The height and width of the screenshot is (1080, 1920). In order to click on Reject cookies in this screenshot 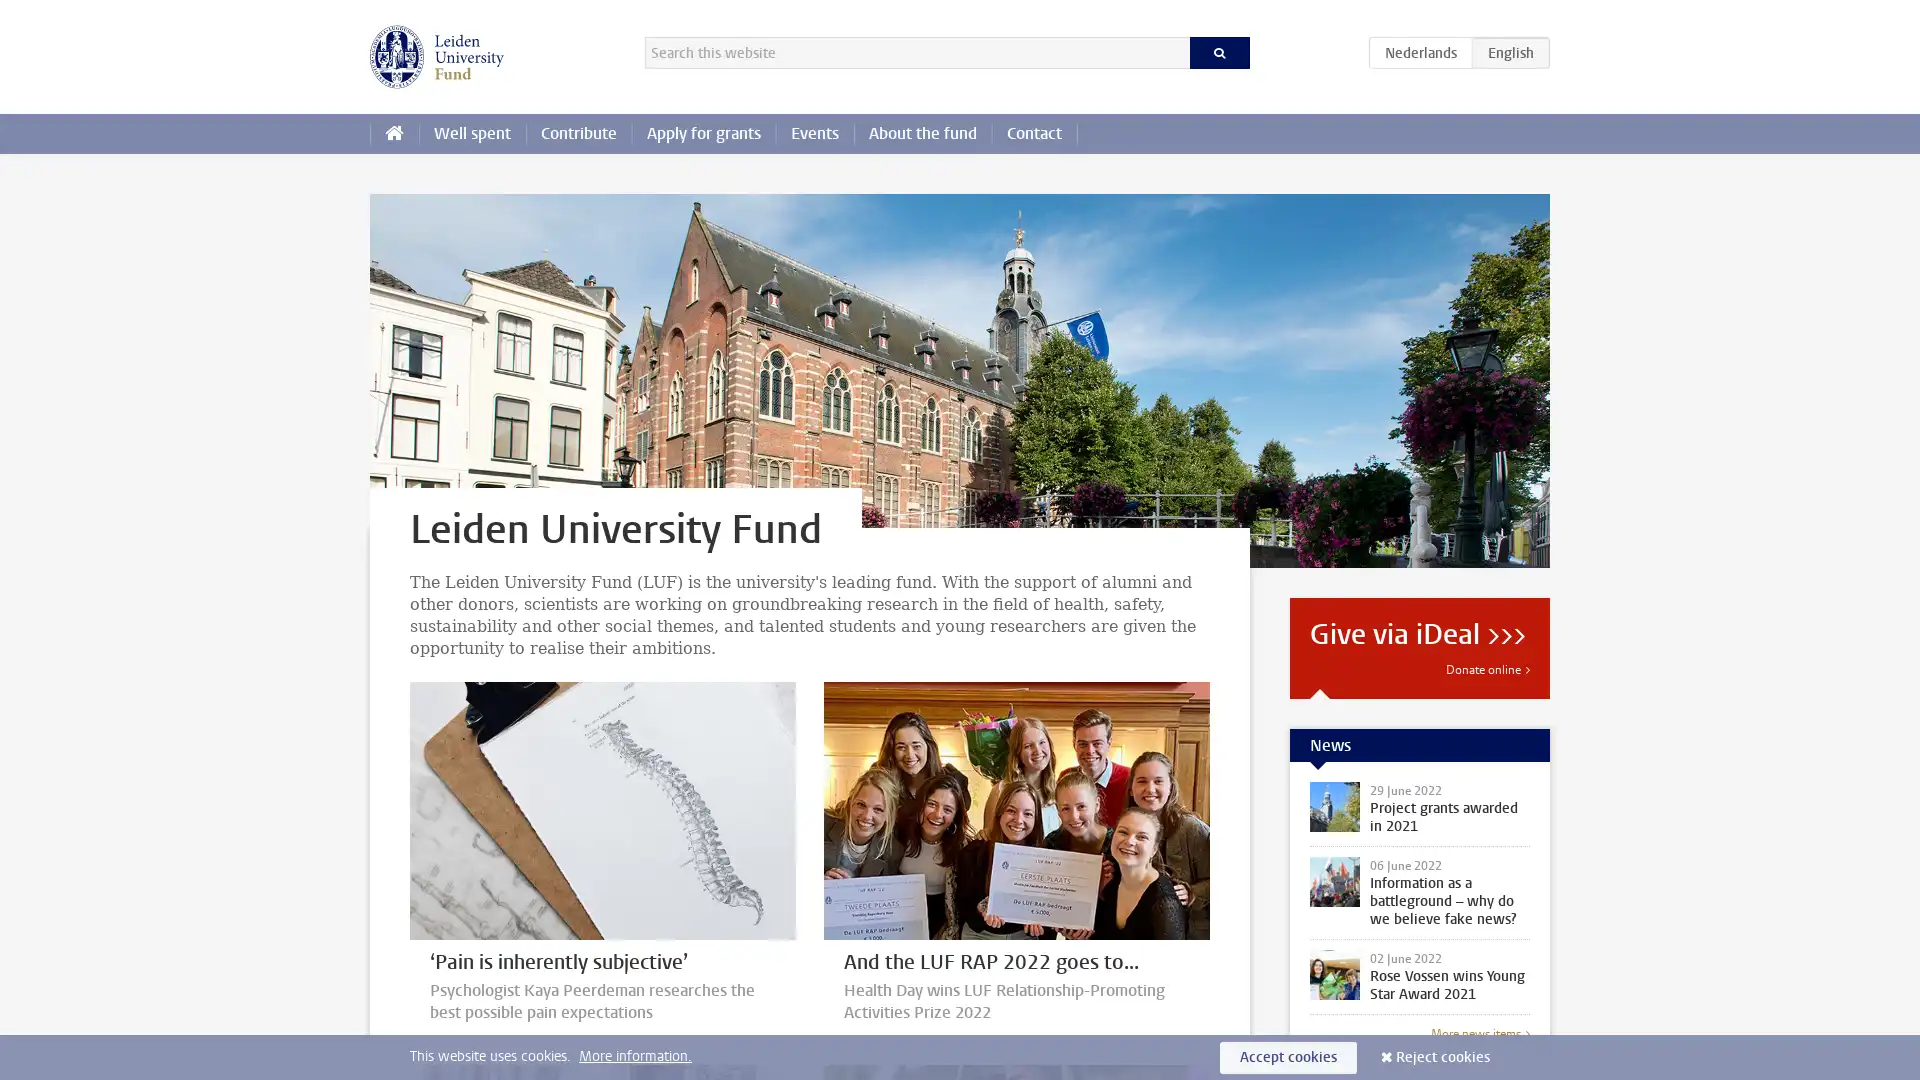, I will do `click(1443, 1056)`.